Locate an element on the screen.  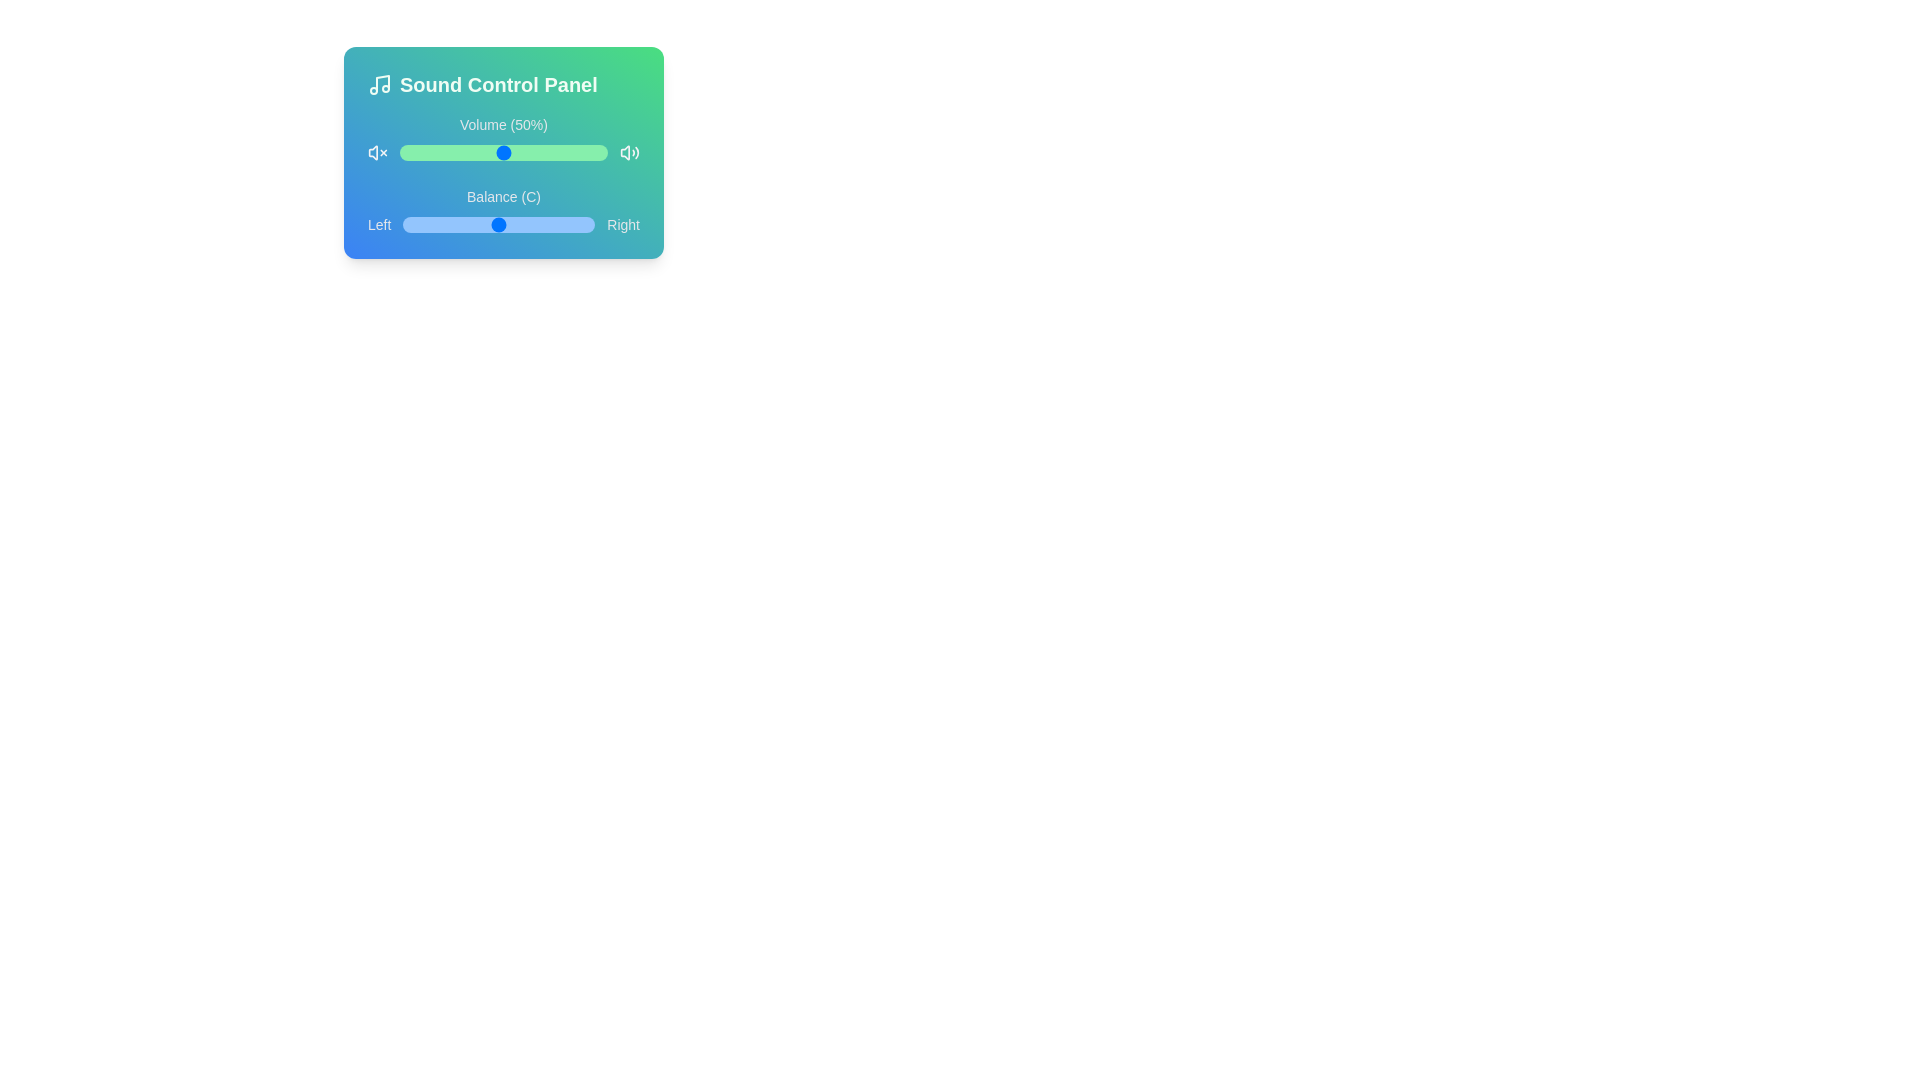
the balance is located at coordinates (576, 224).